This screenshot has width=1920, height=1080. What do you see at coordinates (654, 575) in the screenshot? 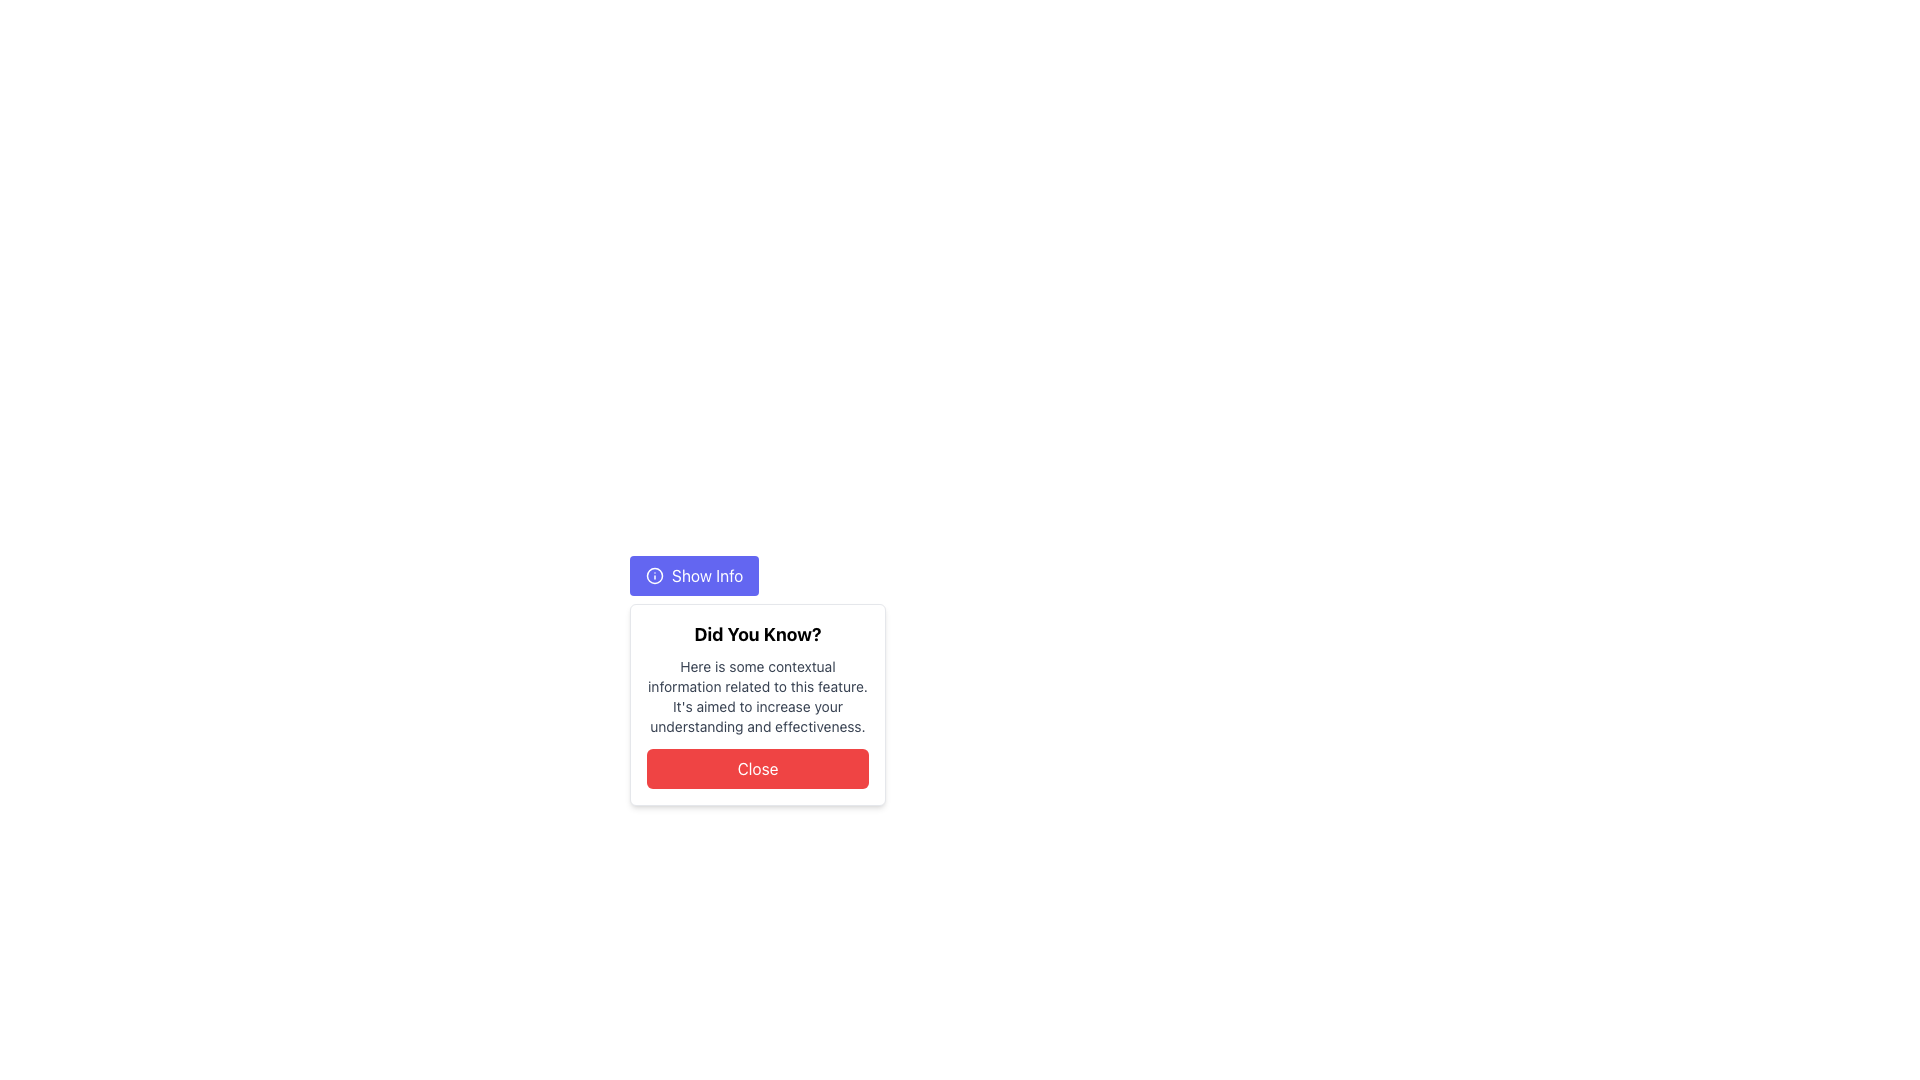
I see `the informational icon located to the left of the text inside the 'Show Info' button` at bounding box center [654, 575].